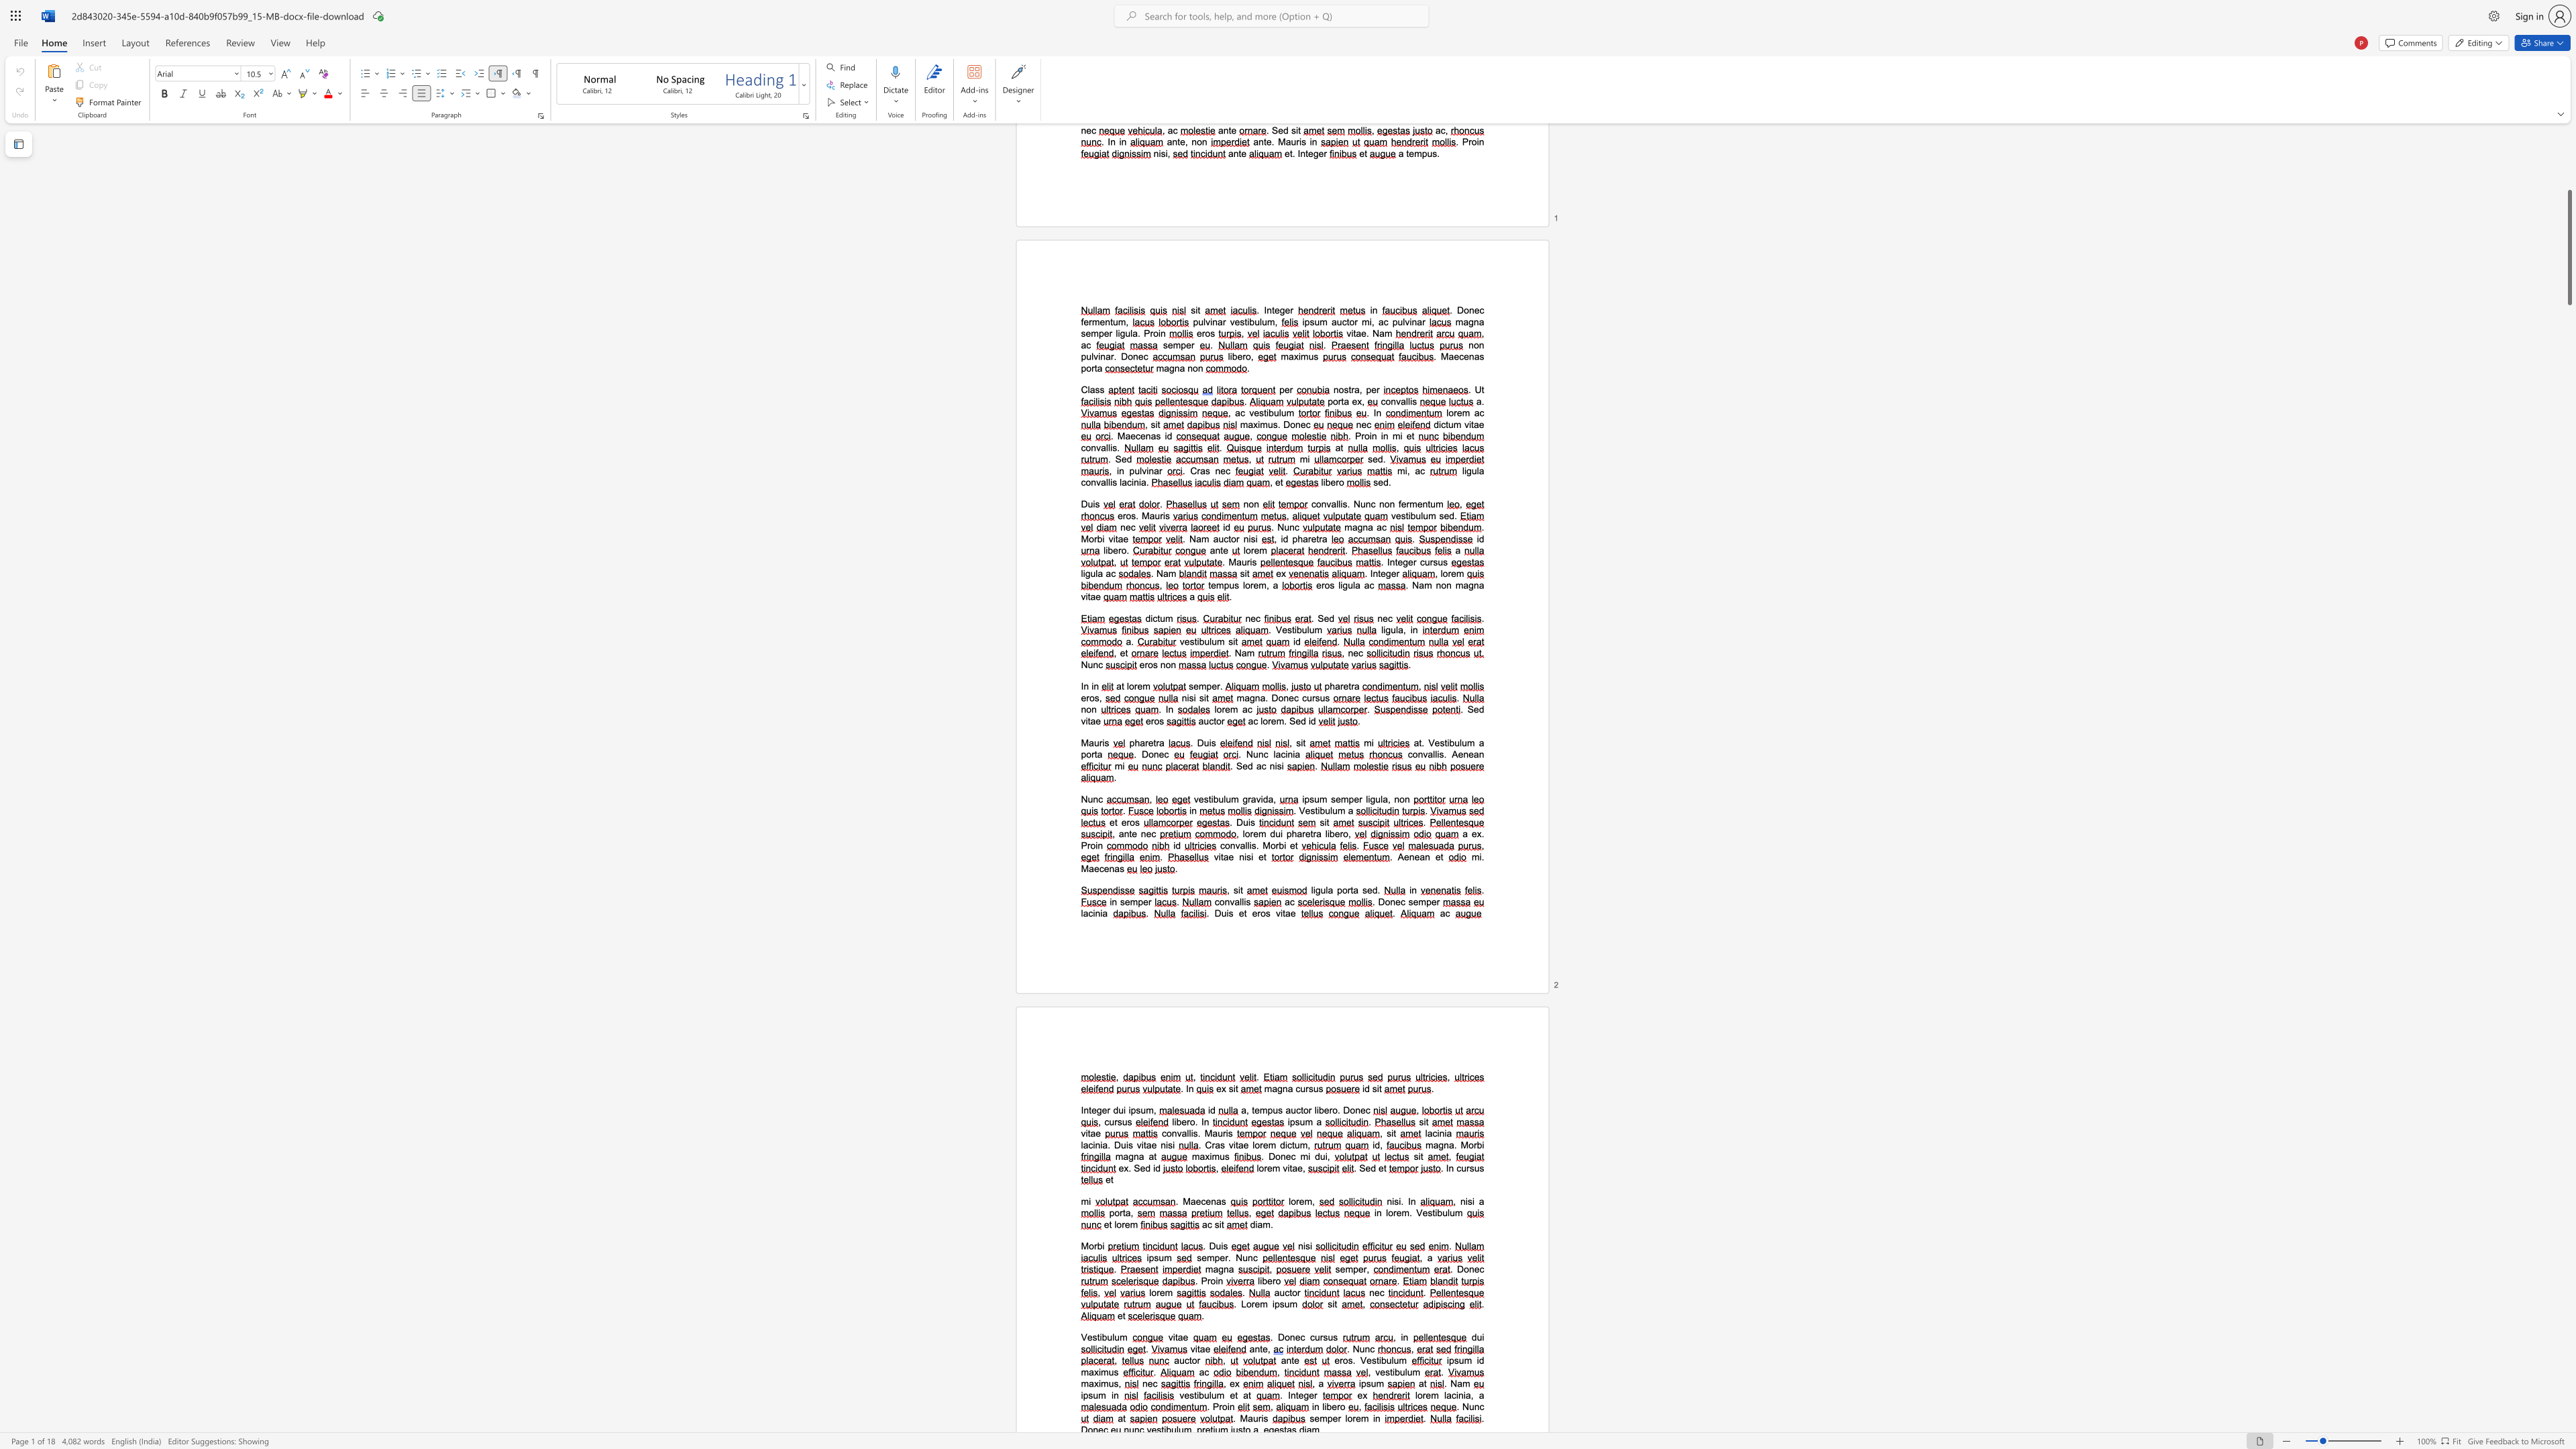 The width and height of the screenshot is (2576, 1449). Describe the element at coordinates (1248, 1303) in the screenshot. I see `the 1th character "o" in the text` at that location.